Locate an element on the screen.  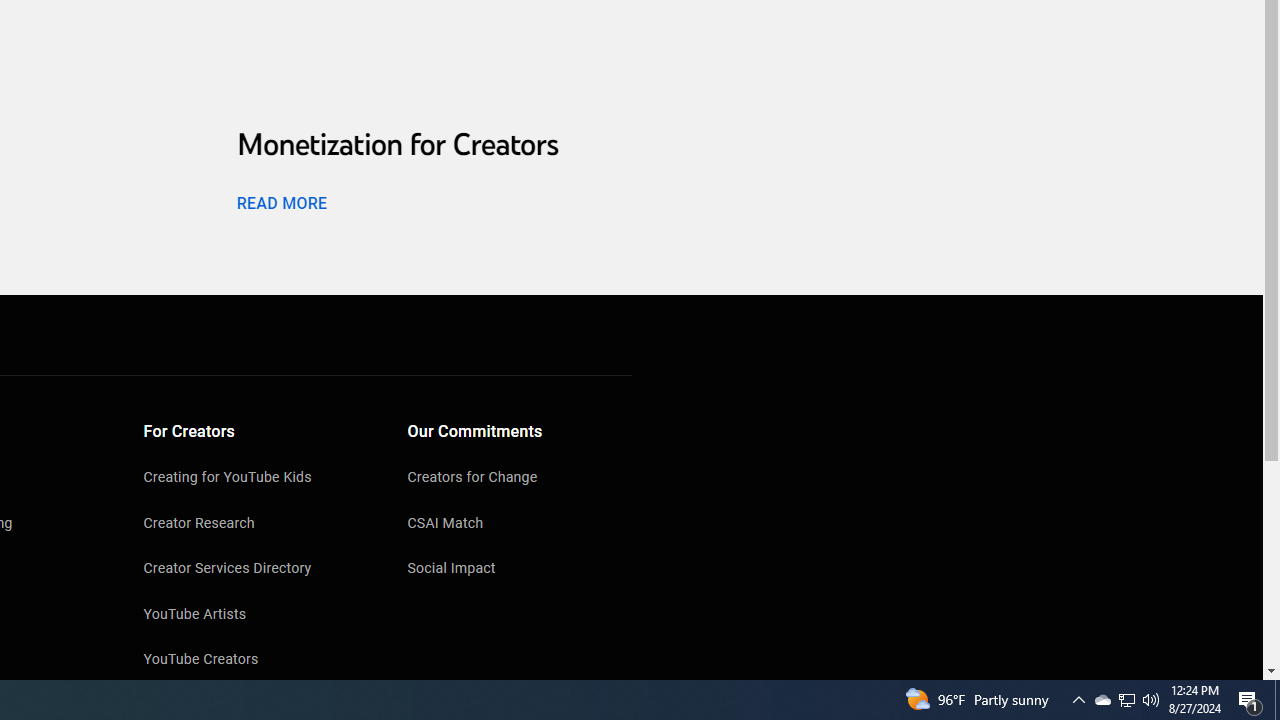
'Creator Research' is located at coordinates (255, 523).